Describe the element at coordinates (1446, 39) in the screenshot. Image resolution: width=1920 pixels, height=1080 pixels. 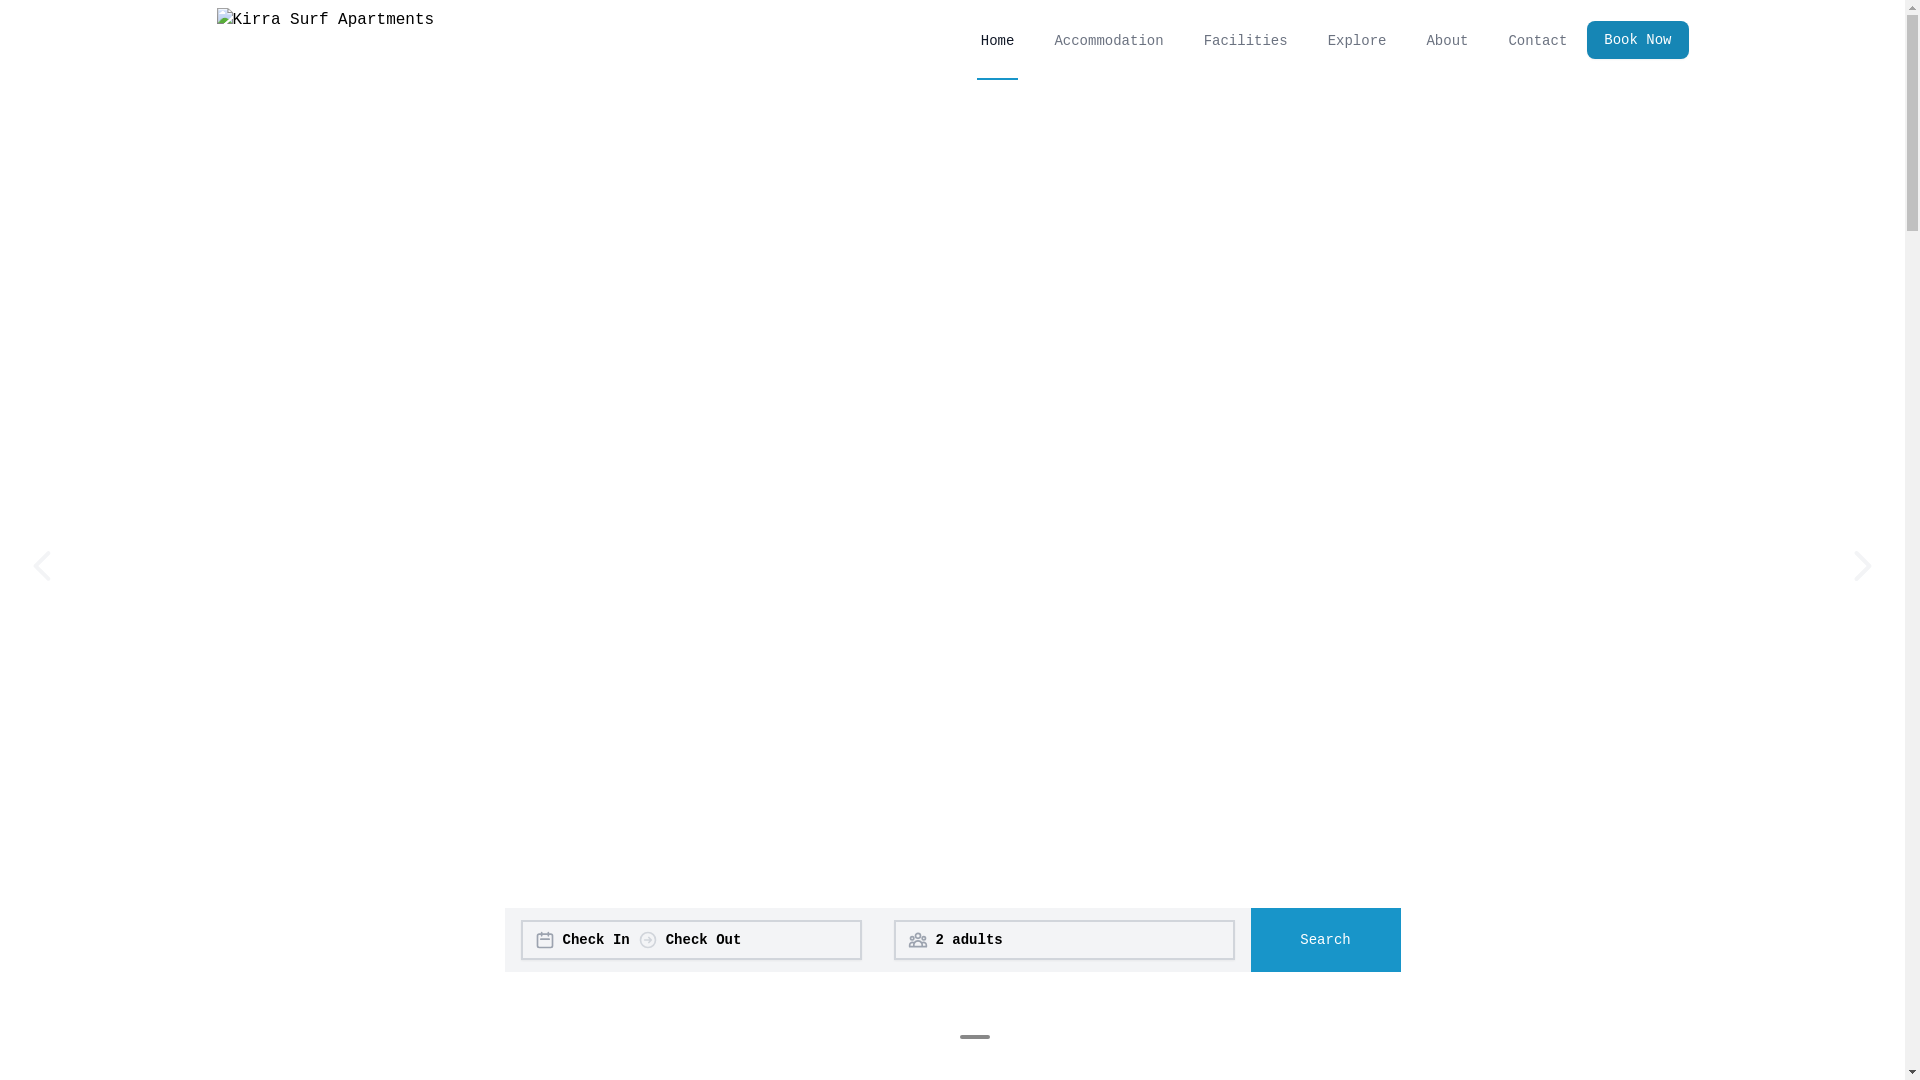
I see `'About'` at that location.